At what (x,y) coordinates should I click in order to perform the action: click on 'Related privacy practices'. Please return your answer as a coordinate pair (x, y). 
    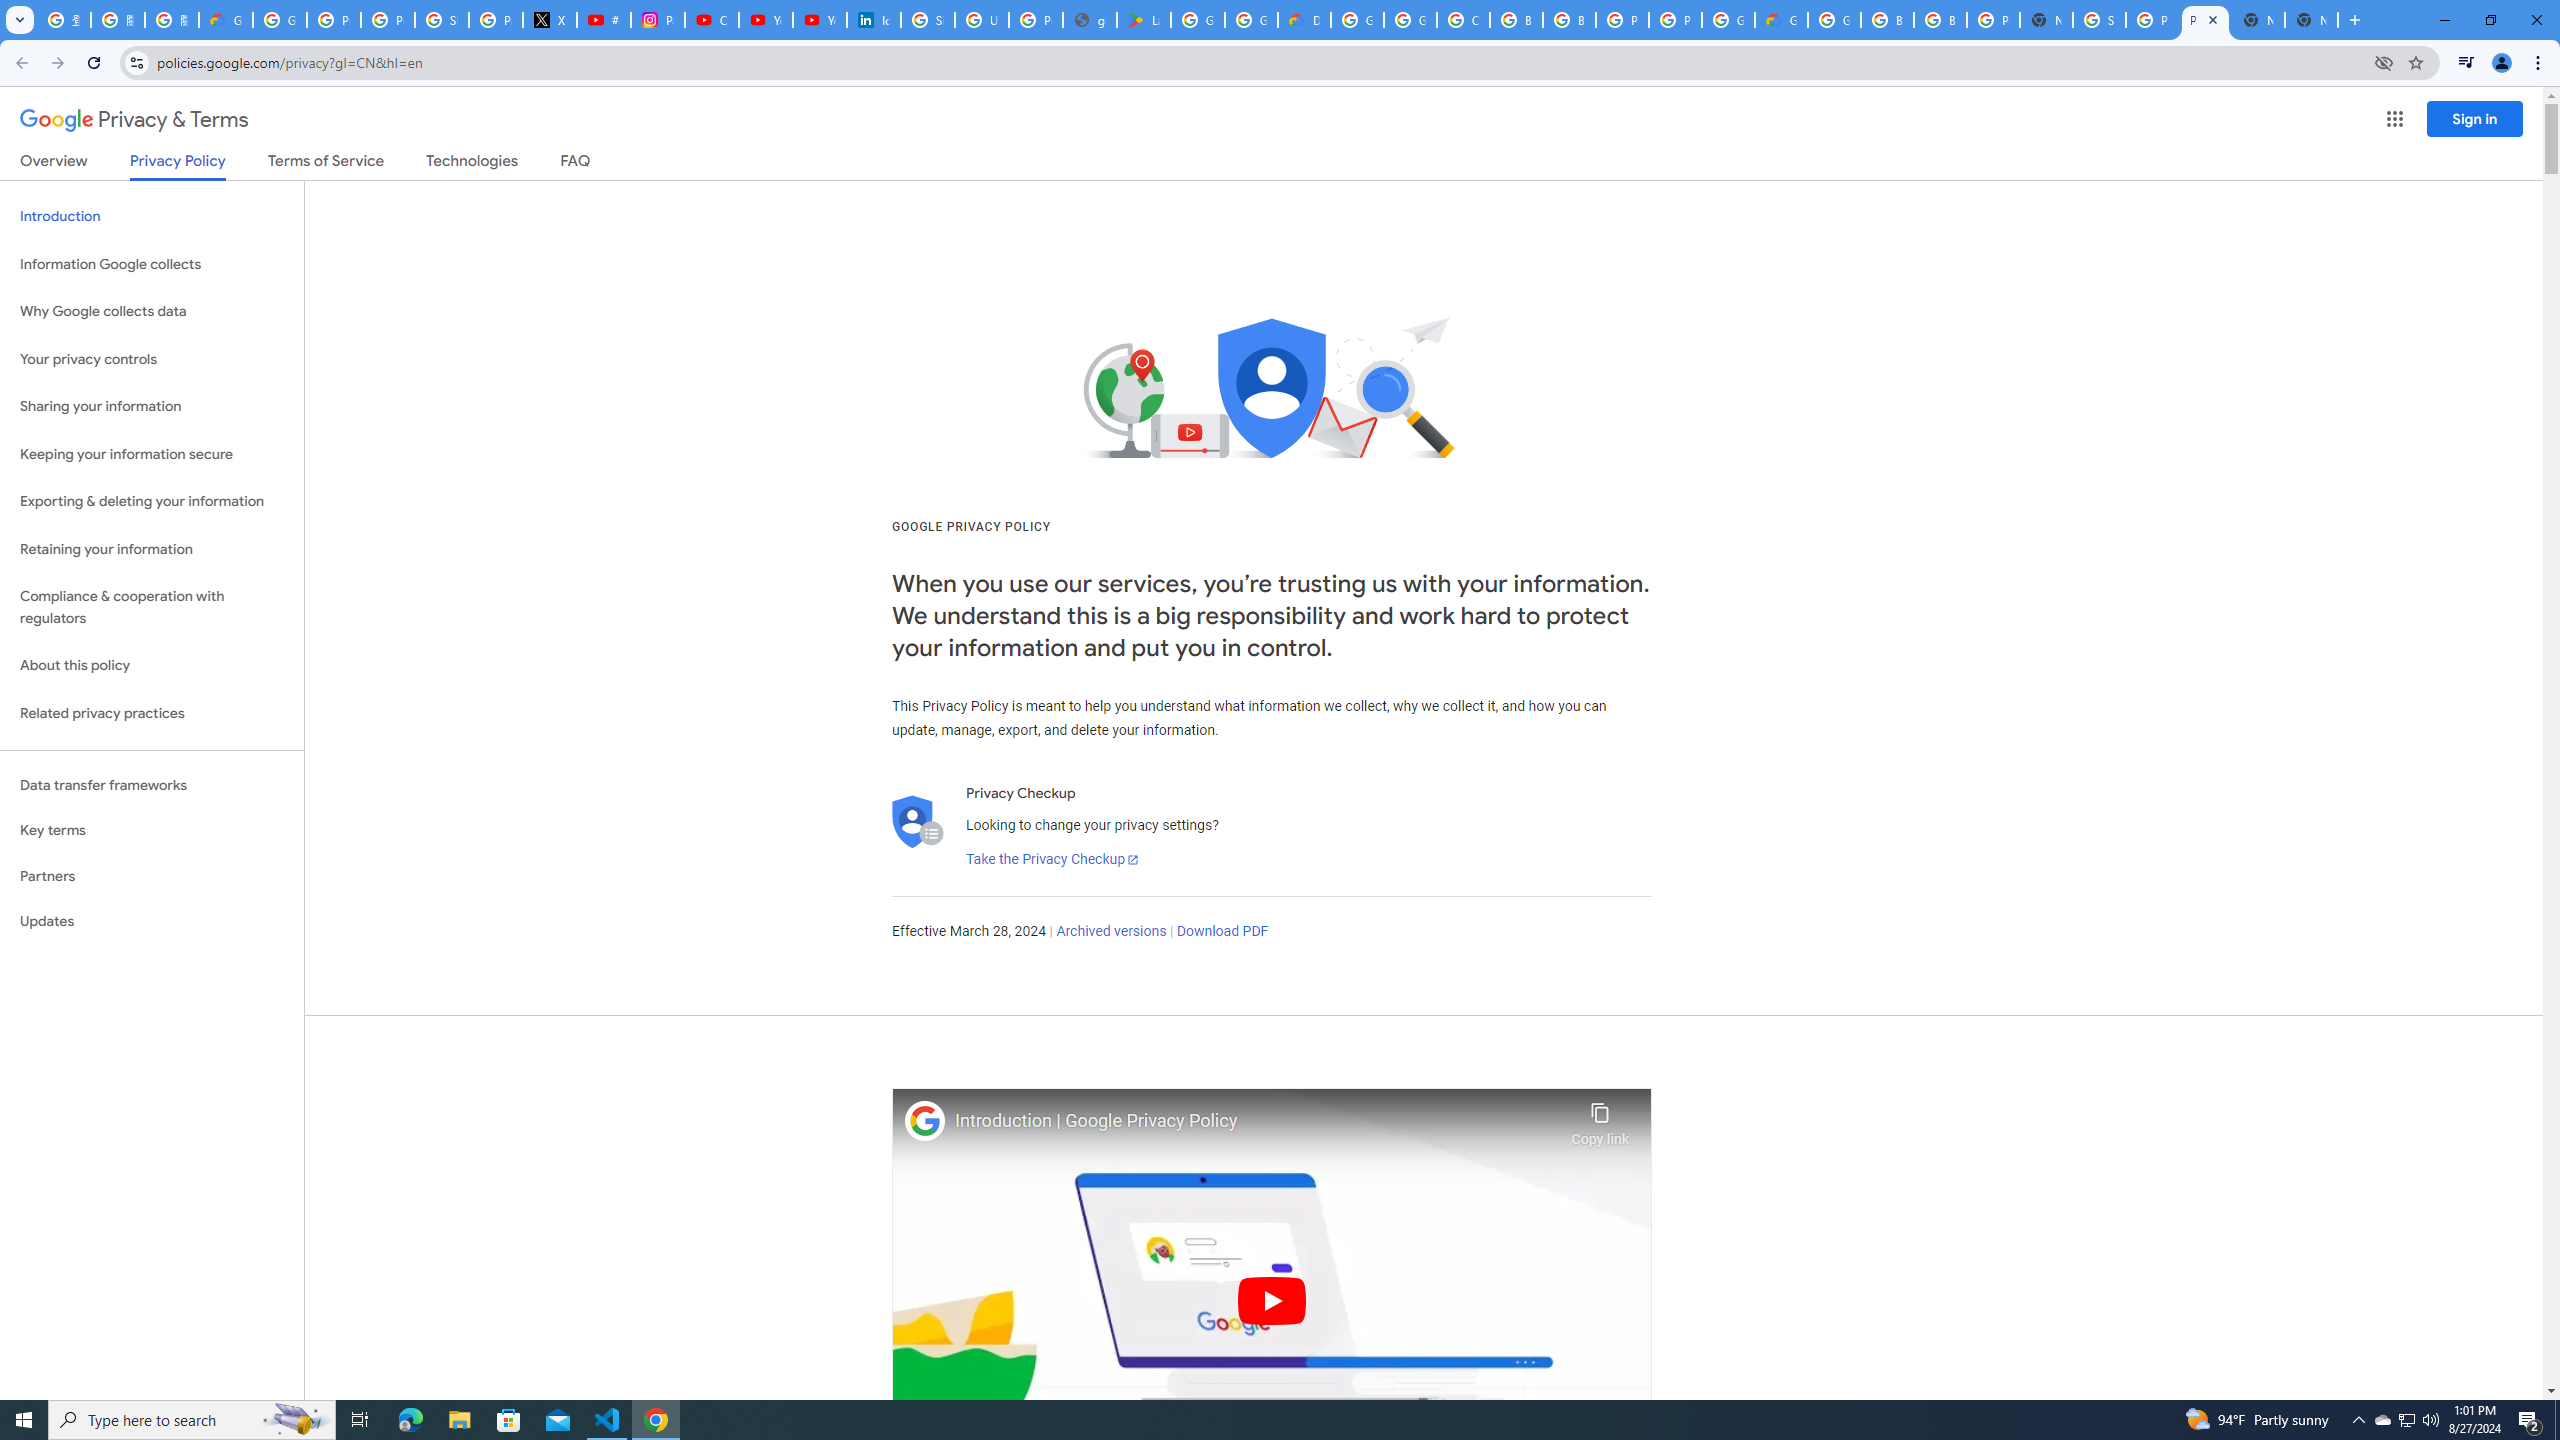
    Looking at the image, I should click on (151, 712).